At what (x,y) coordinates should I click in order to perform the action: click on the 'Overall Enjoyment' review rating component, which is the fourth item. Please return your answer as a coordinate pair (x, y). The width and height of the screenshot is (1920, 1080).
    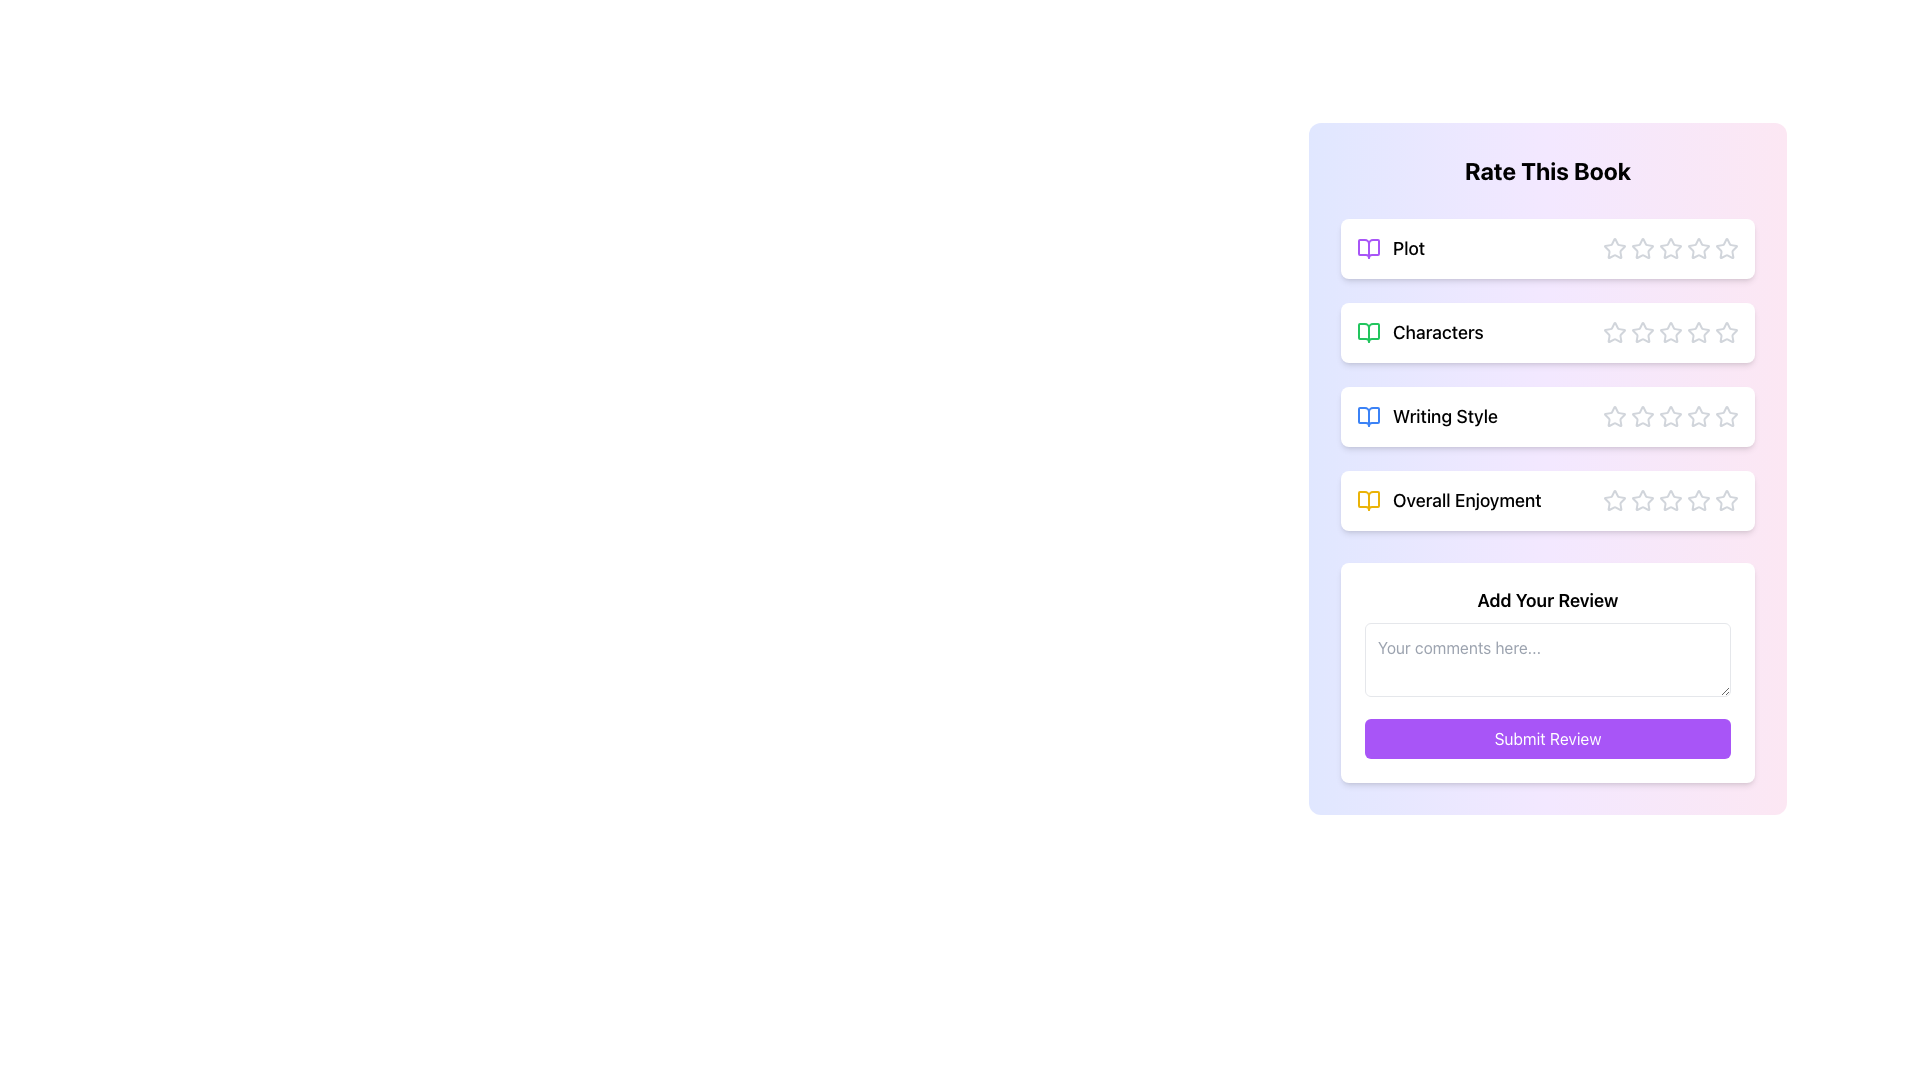
    Looking at the image, I should click on (1547, 500).